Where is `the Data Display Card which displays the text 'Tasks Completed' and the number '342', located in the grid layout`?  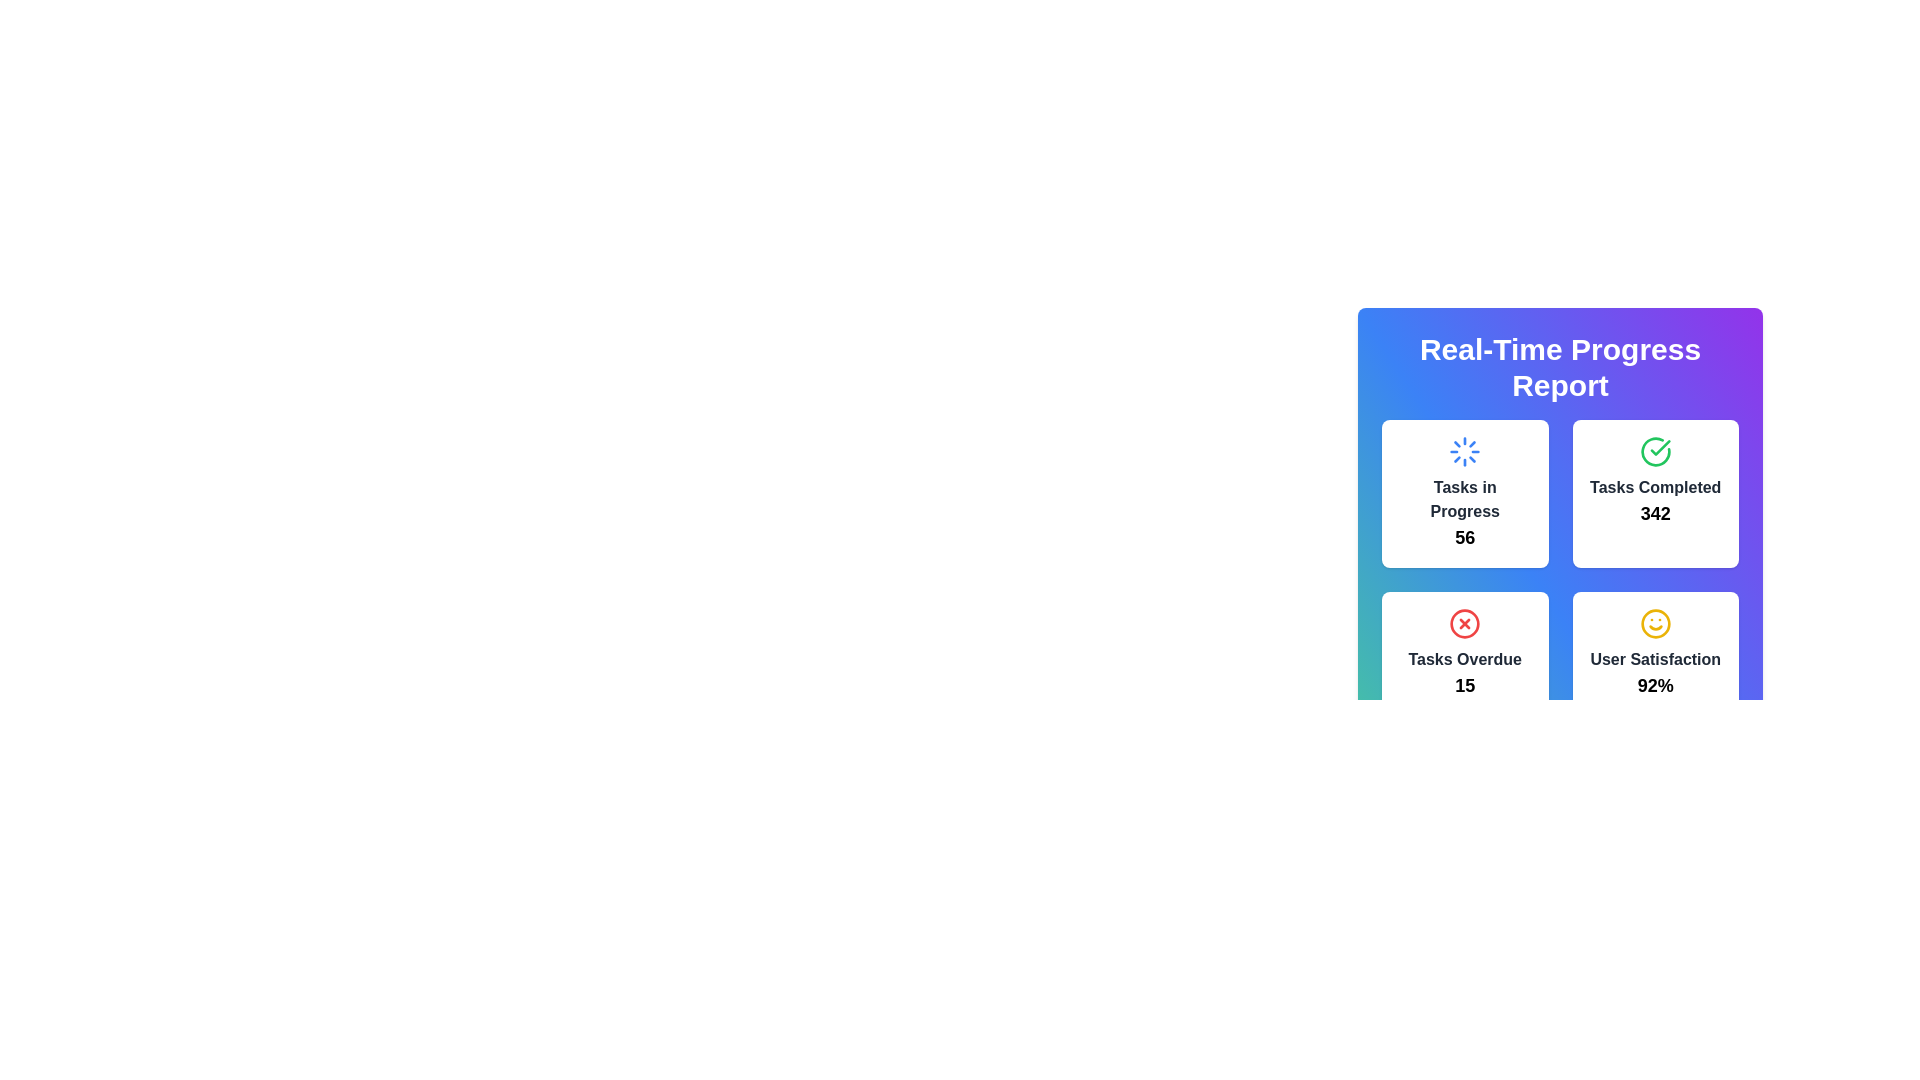
the Data Display Card which displays the text 'Tasks Completed' and the number '342', located in the grid layout is located at coordinates (1655, 493).